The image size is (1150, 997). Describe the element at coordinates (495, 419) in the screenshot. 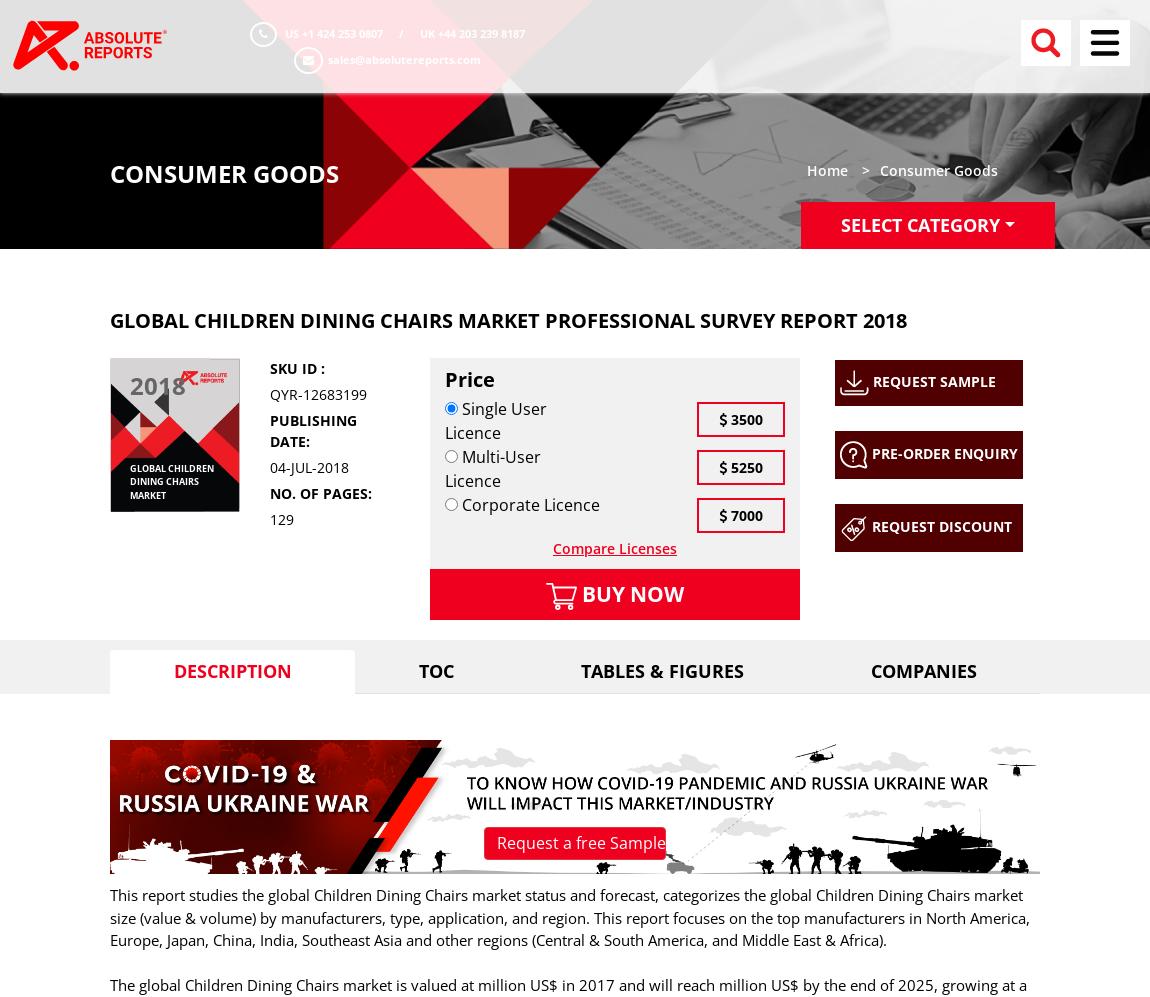

I see `'Single User Licence'` at that location.